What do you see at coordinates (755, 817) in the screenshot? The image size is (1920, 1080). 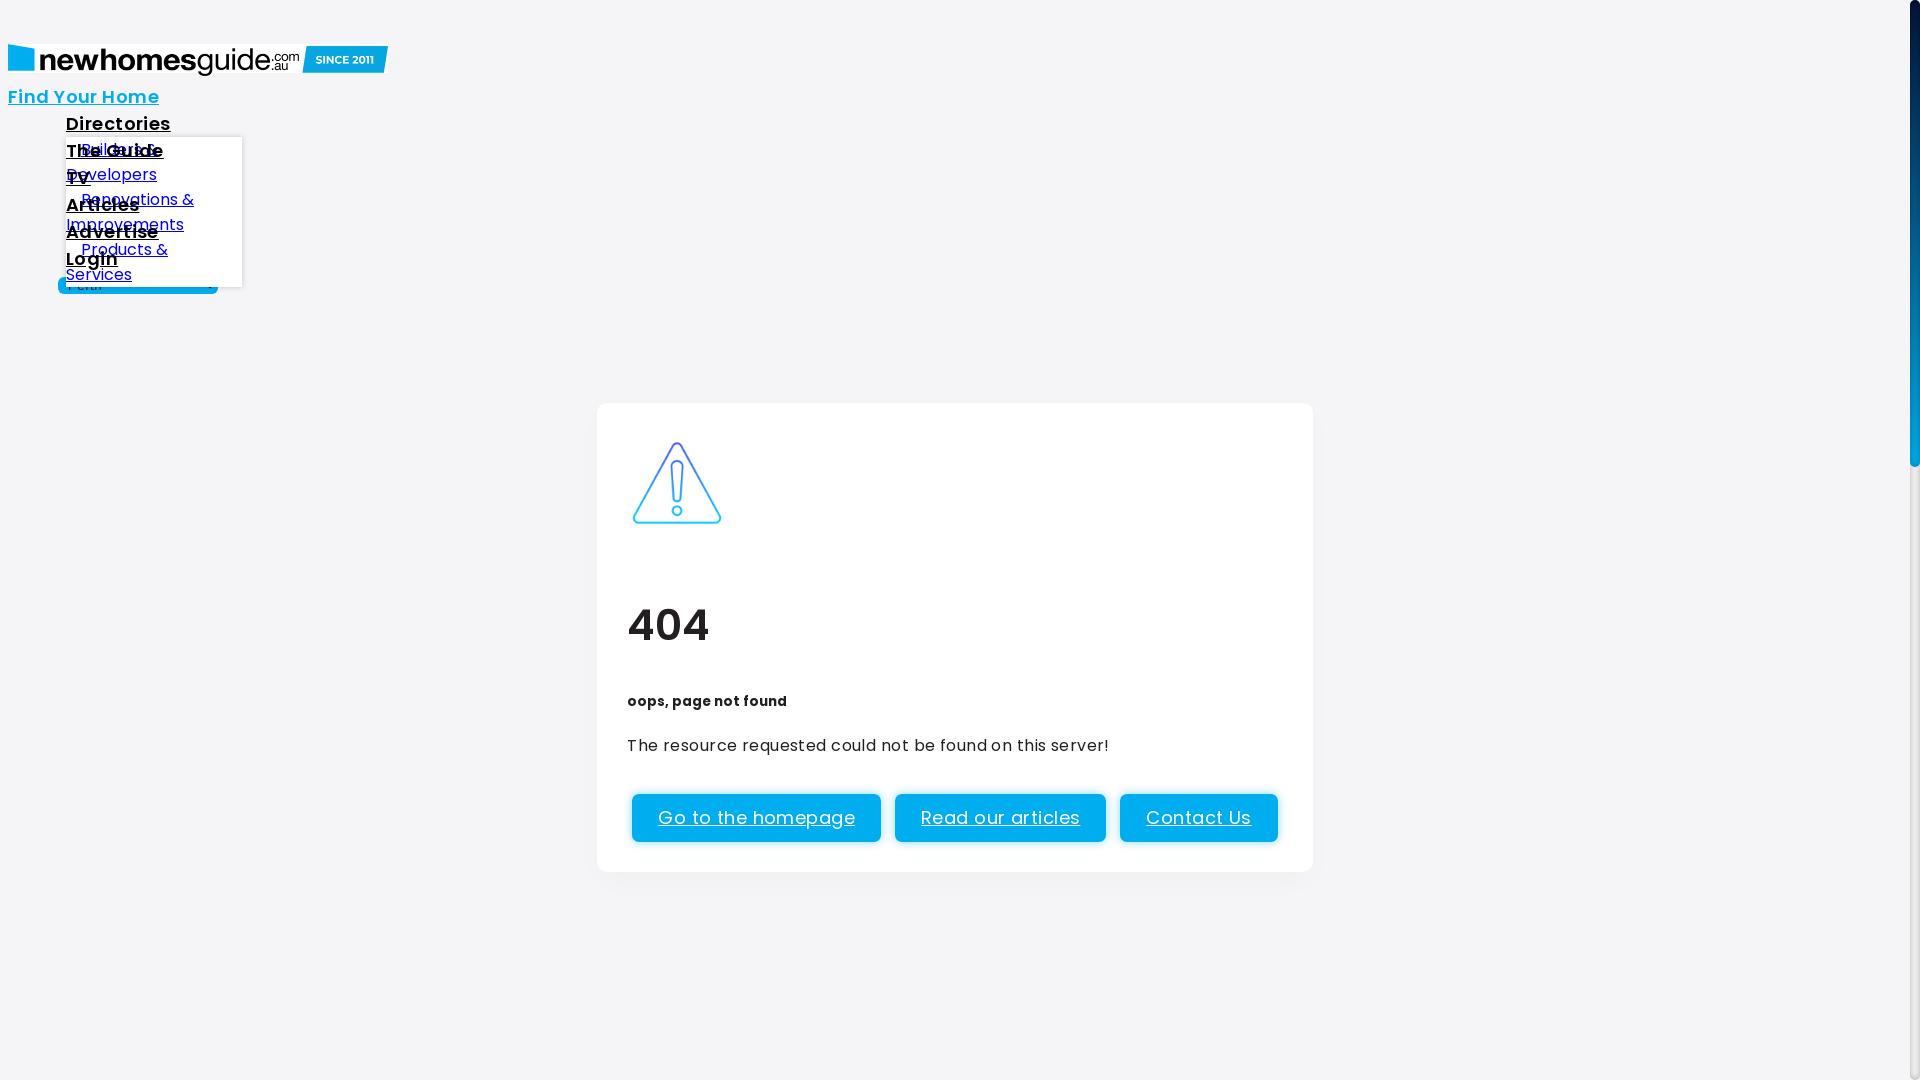 I see `'Go to the homepage'` at bounding box center [755, 817].